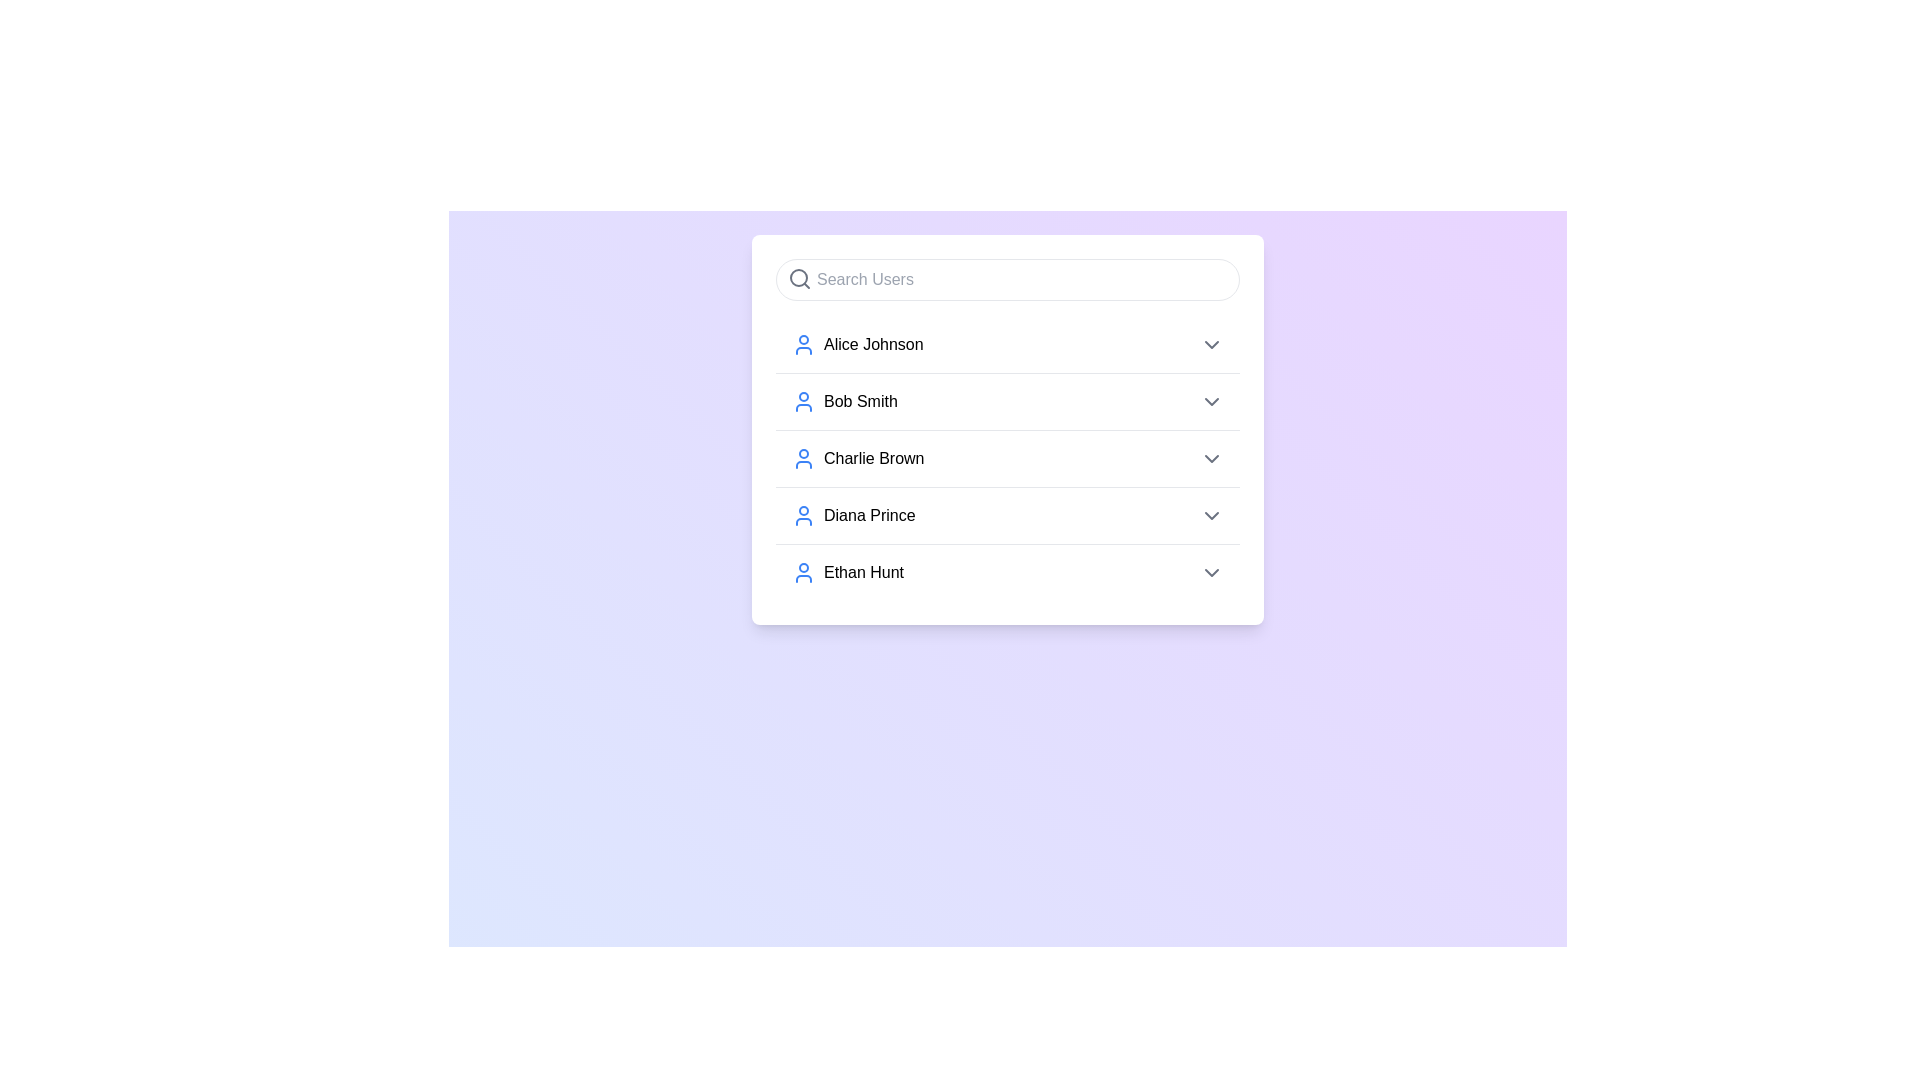  Describe the element at coordinates (1008, 401) in the screenshot. I see `the interactive list item displaying 'Bob Smith'` at that location.